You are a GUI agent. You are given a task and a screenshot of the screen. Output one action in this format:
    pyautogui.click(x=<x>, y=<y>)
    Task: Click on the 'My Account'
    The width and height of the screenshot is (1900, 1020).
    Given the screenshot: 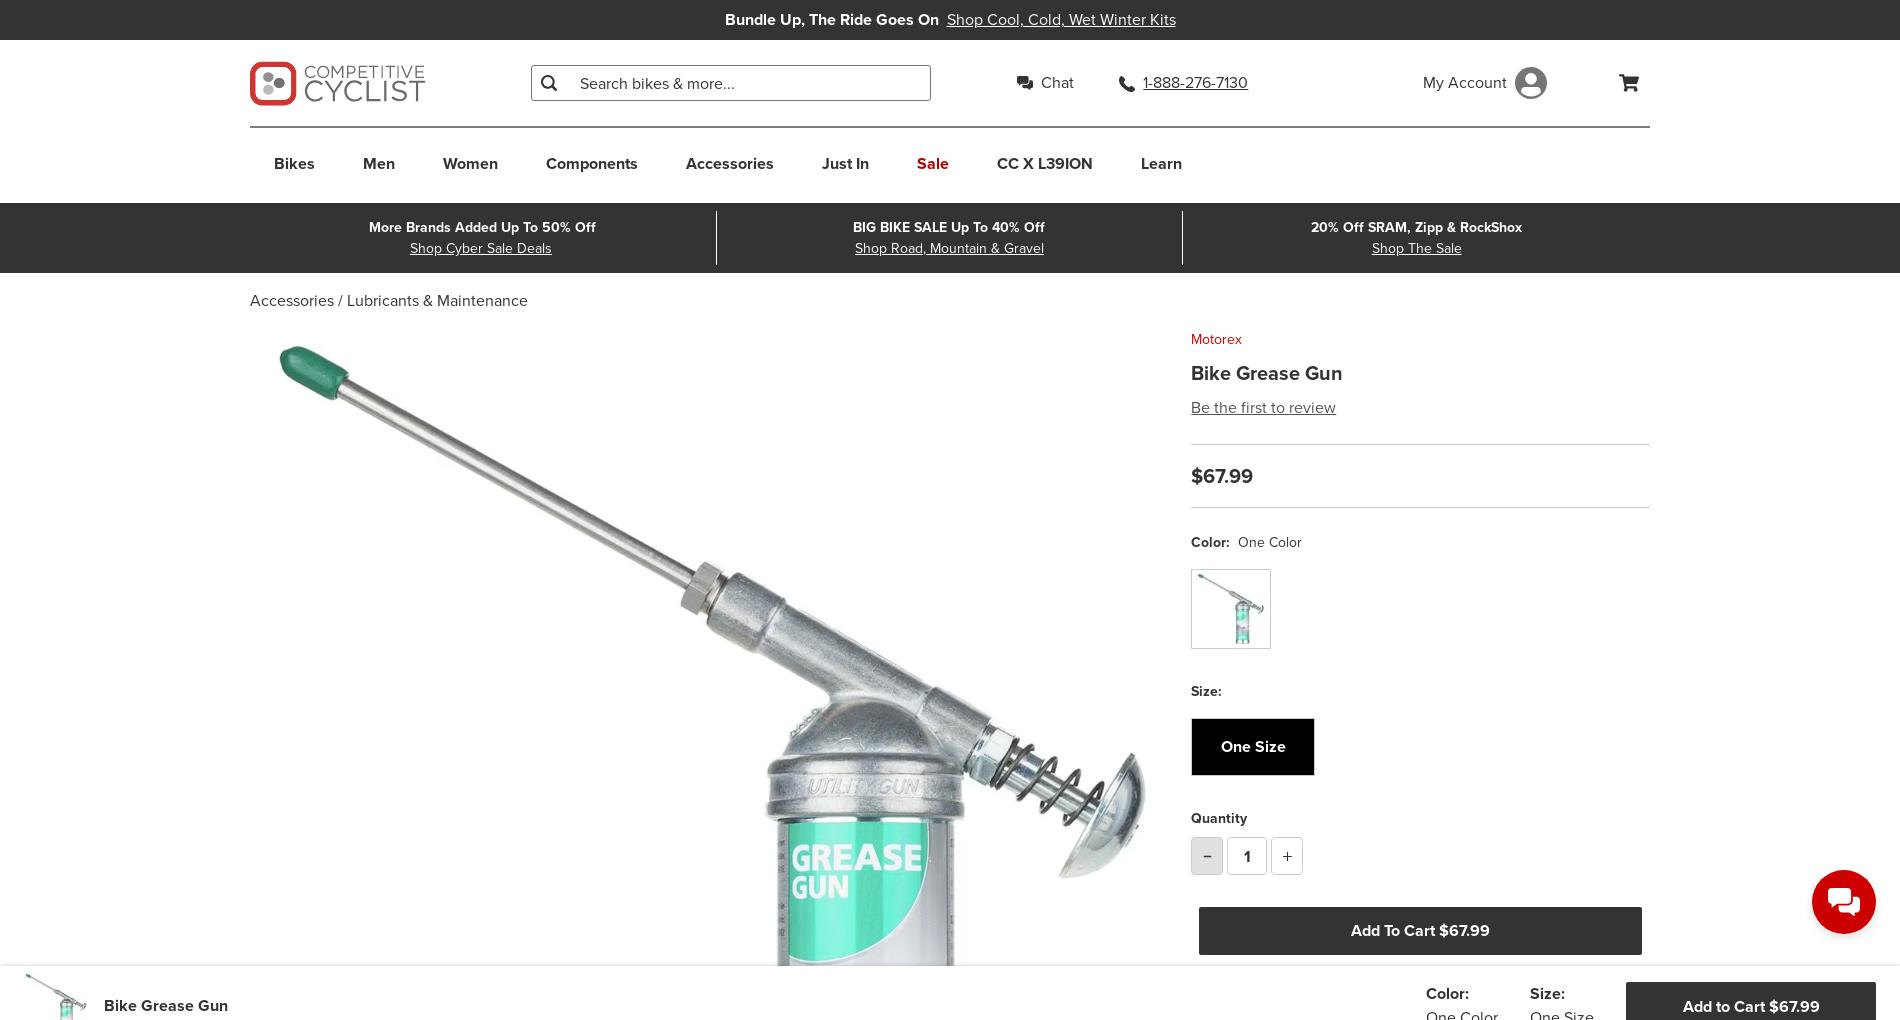 What is the action you would take?
    pyautogui.click(x=1465, y=82)
    